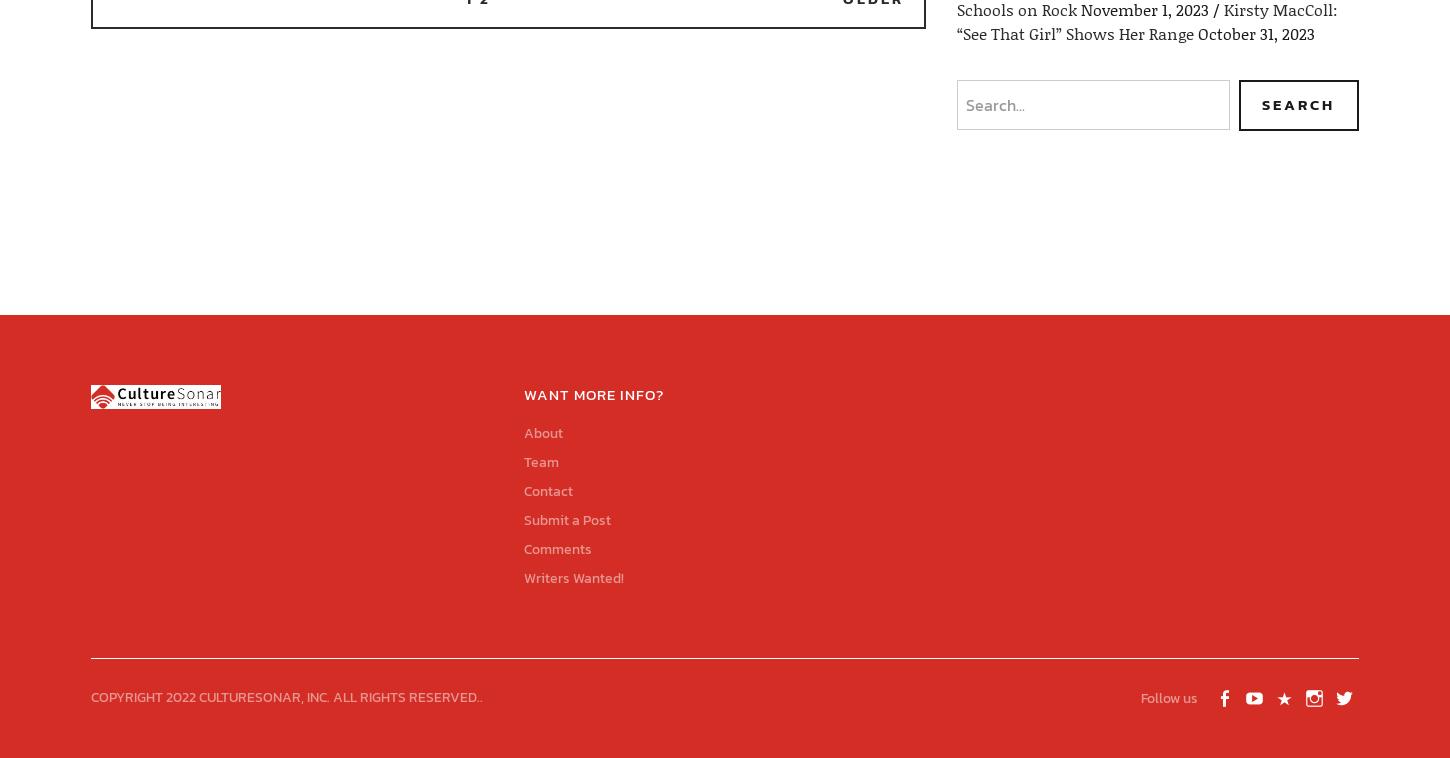 This screenshot has height=758, width=1450. What do you see at coordinates (556, 547) in the screenshot?
I see `'Comments'` at bounding box center [556, 547].